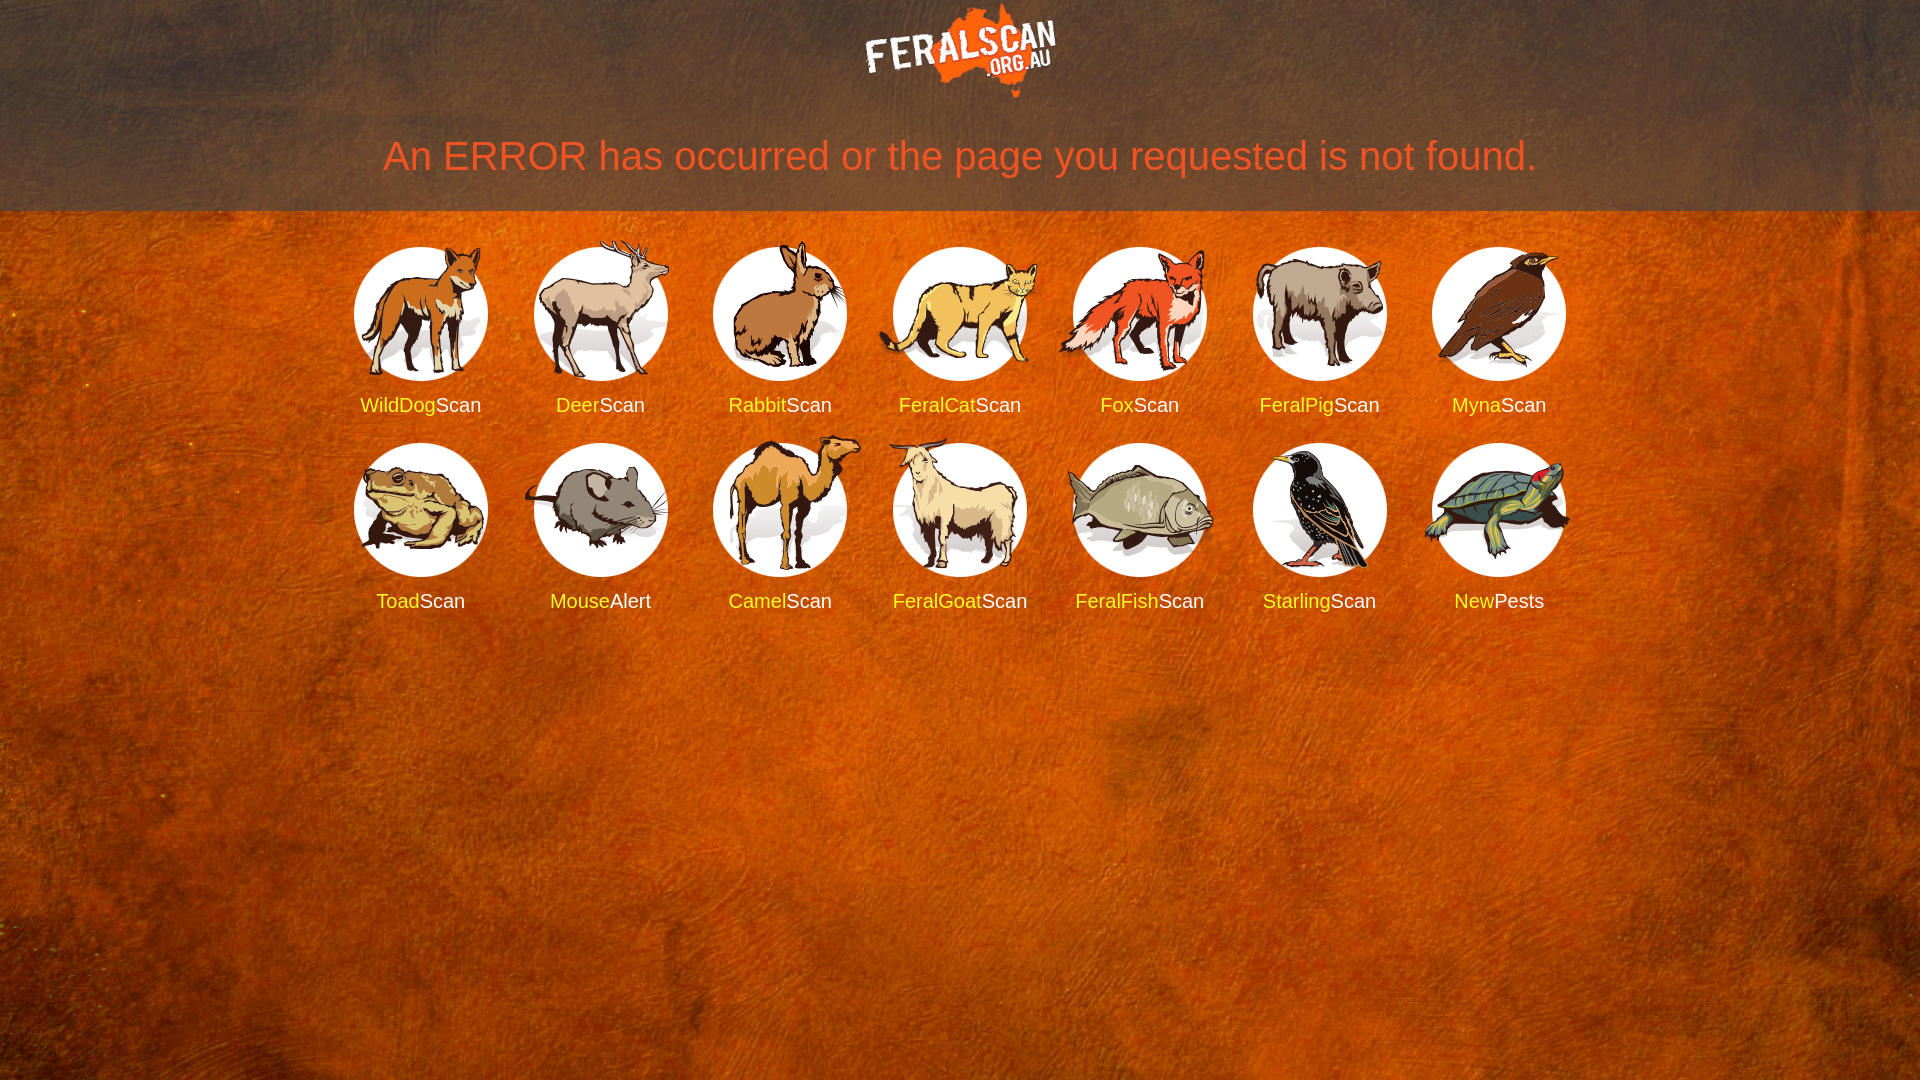  What do you see at coordinates (870, 331) in the screenshot?
I see `'FeralCatScan'` at bounding box center [870, 331].